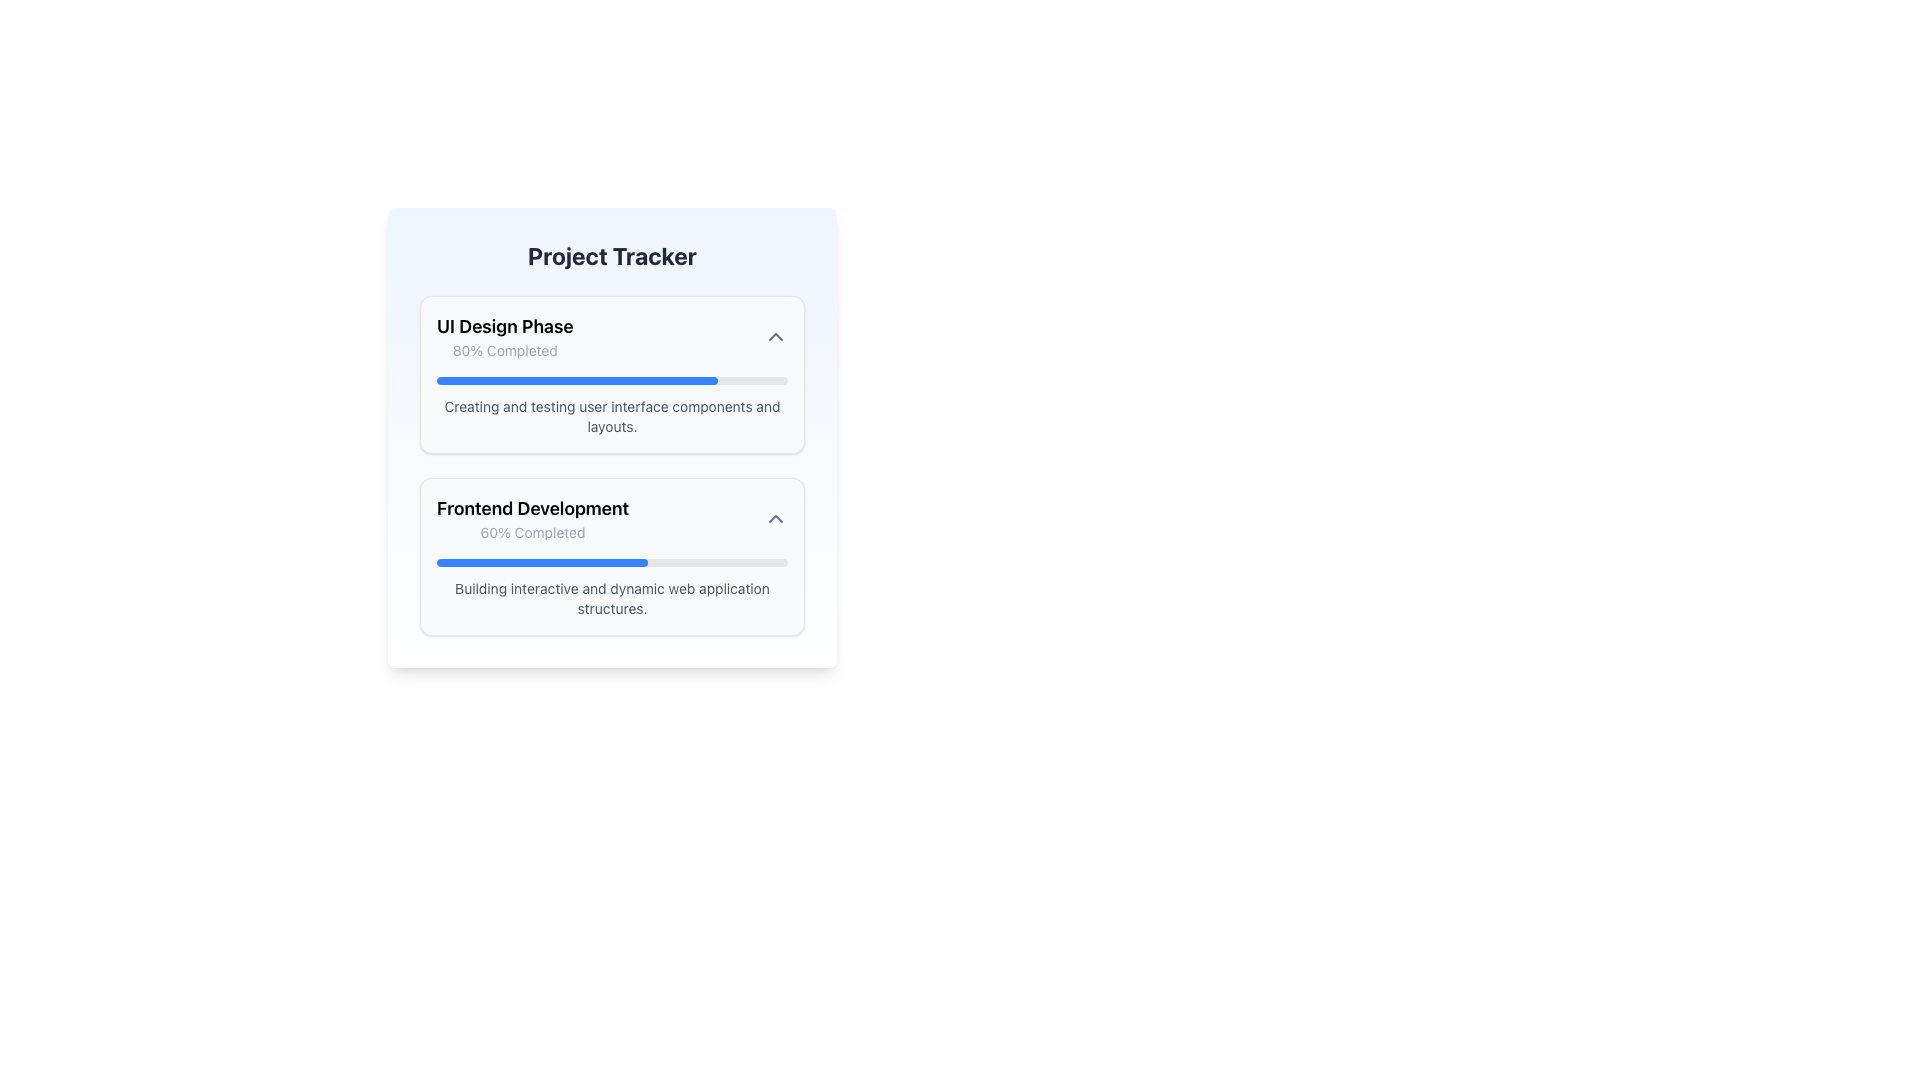  I want to click on the informative static text located below the progress bar and '80% Completed' text in the 'UI Design Phase' section of the 'Project Tracker' view, so click(611, 415).